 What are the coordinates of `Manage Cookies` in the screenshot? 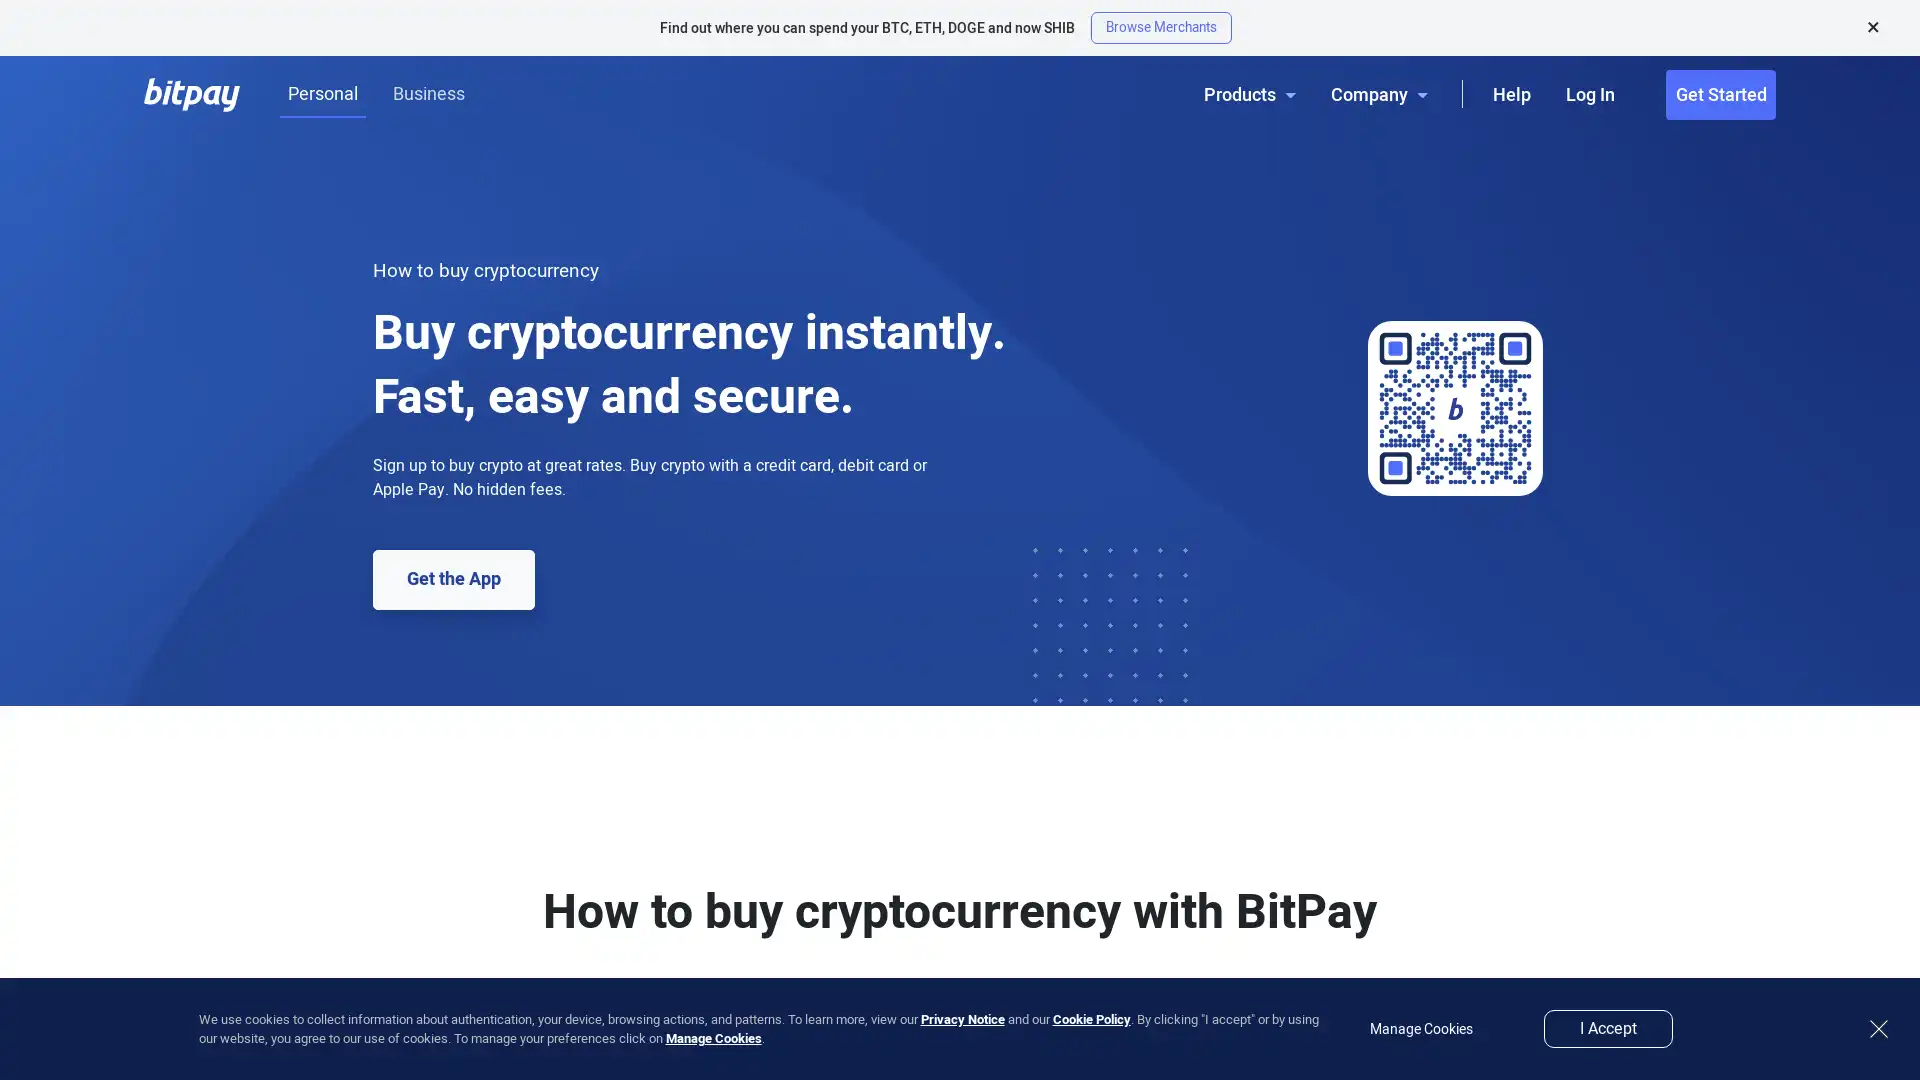 It's located at (713, 1037).